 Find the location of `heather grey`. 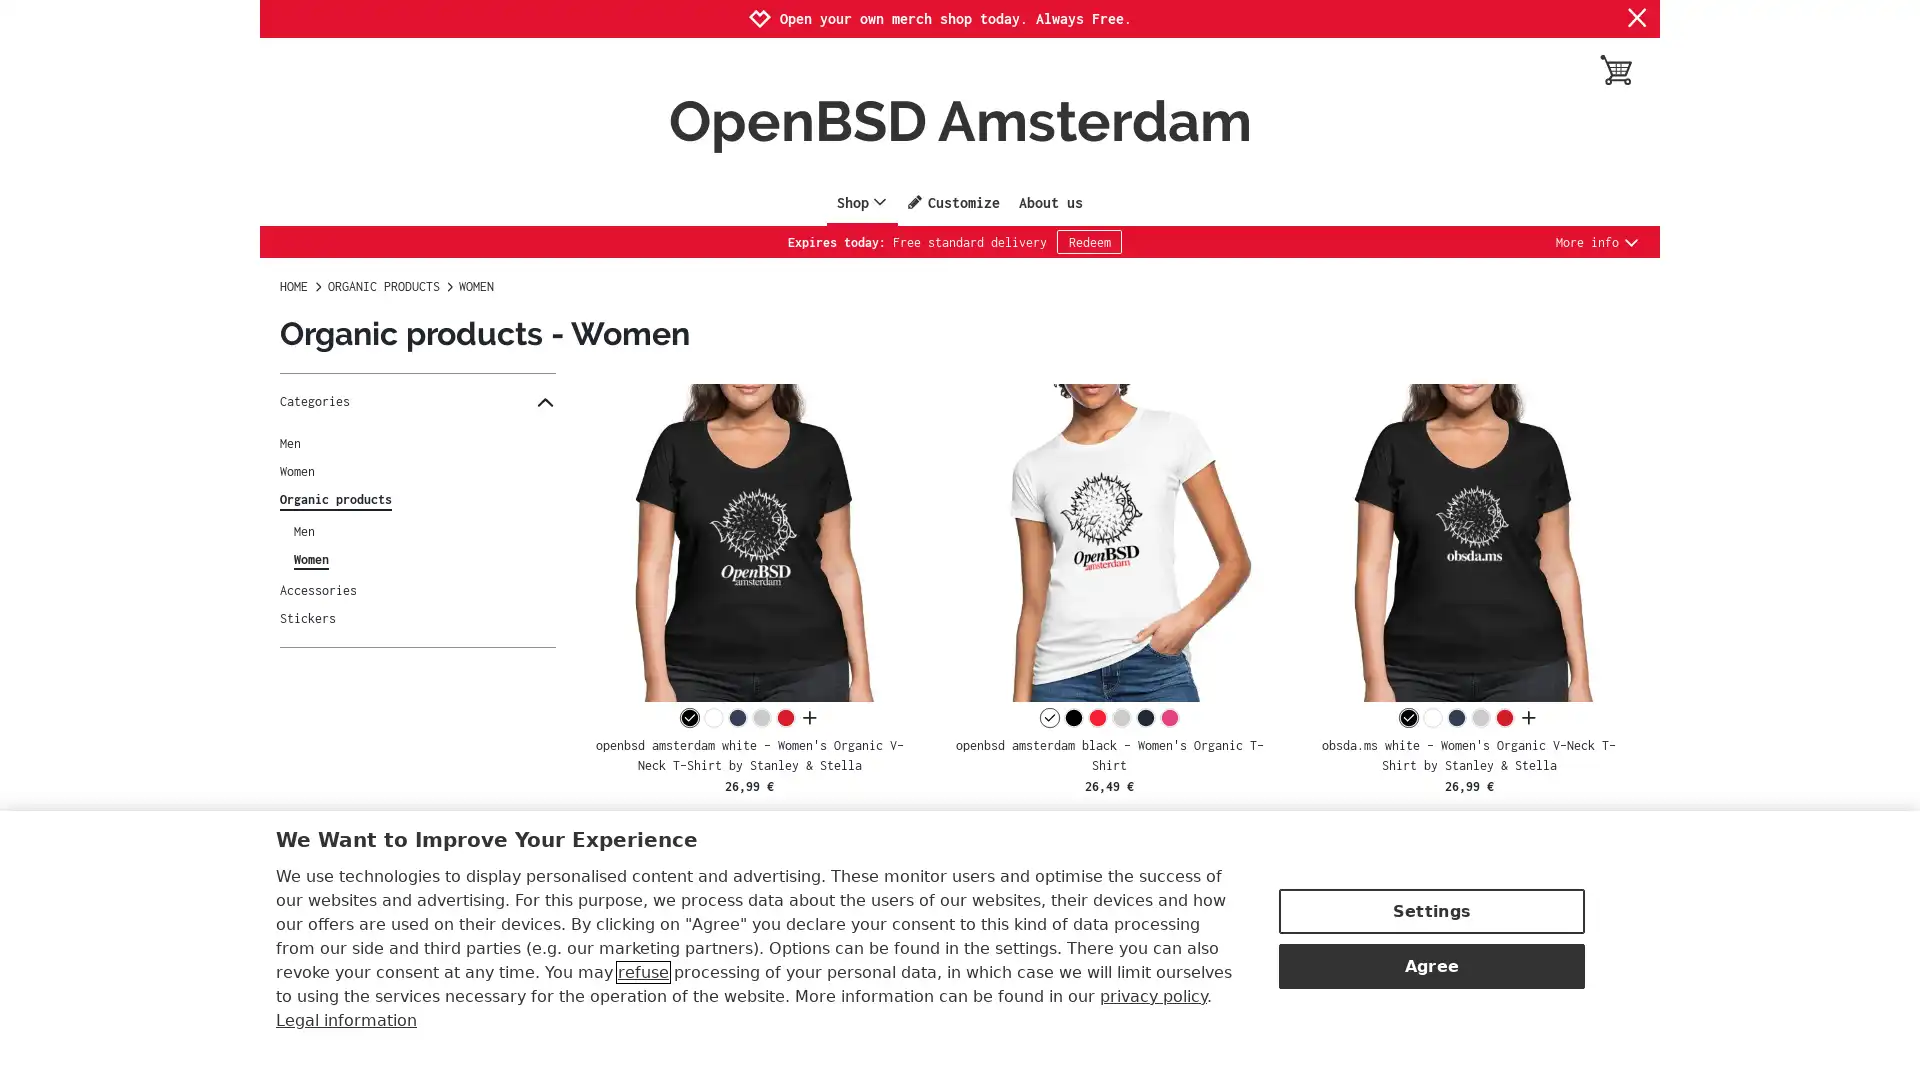

heather grey is located at coordinates (1481, 717).